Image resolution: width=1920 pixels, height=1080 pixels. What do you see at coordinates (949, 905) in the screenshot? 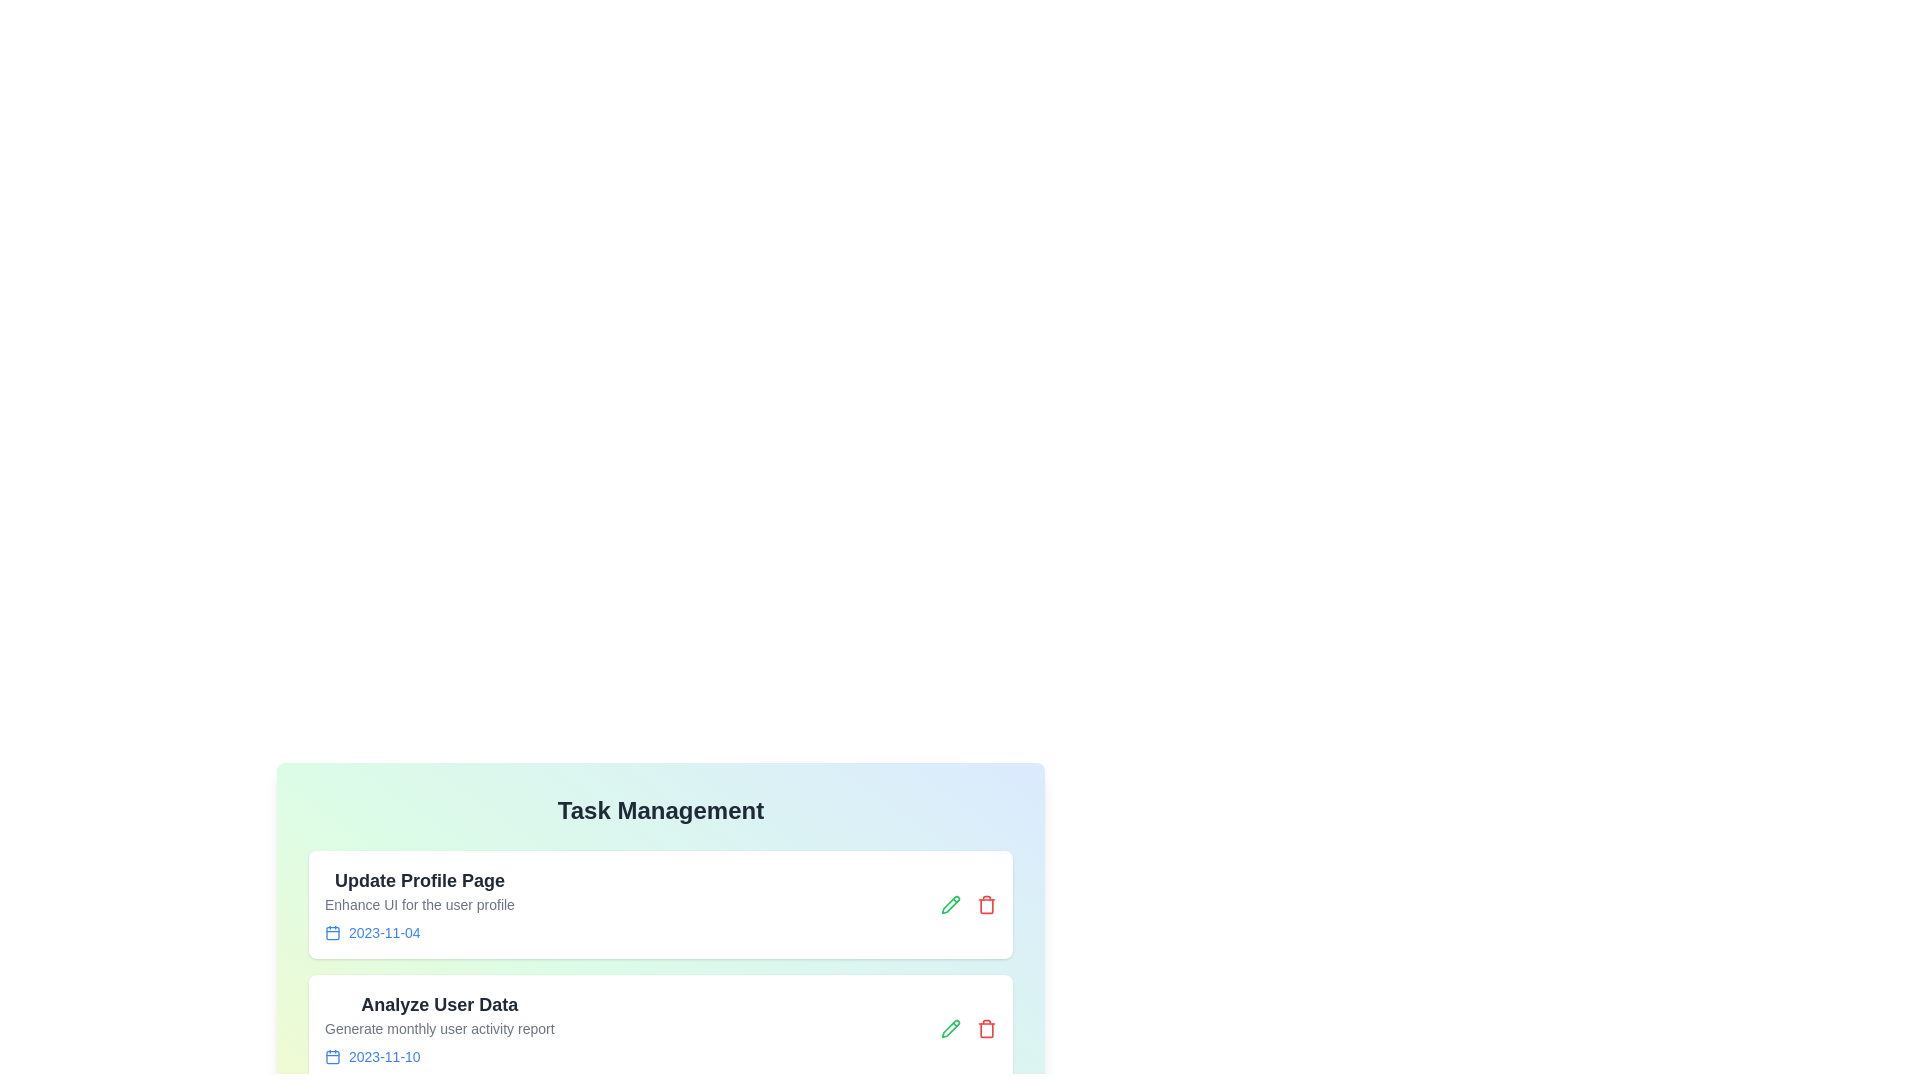
I see `the edit icon of the task titled 'Update Profile Page' to modify its details` at bounding box center [949, 905].